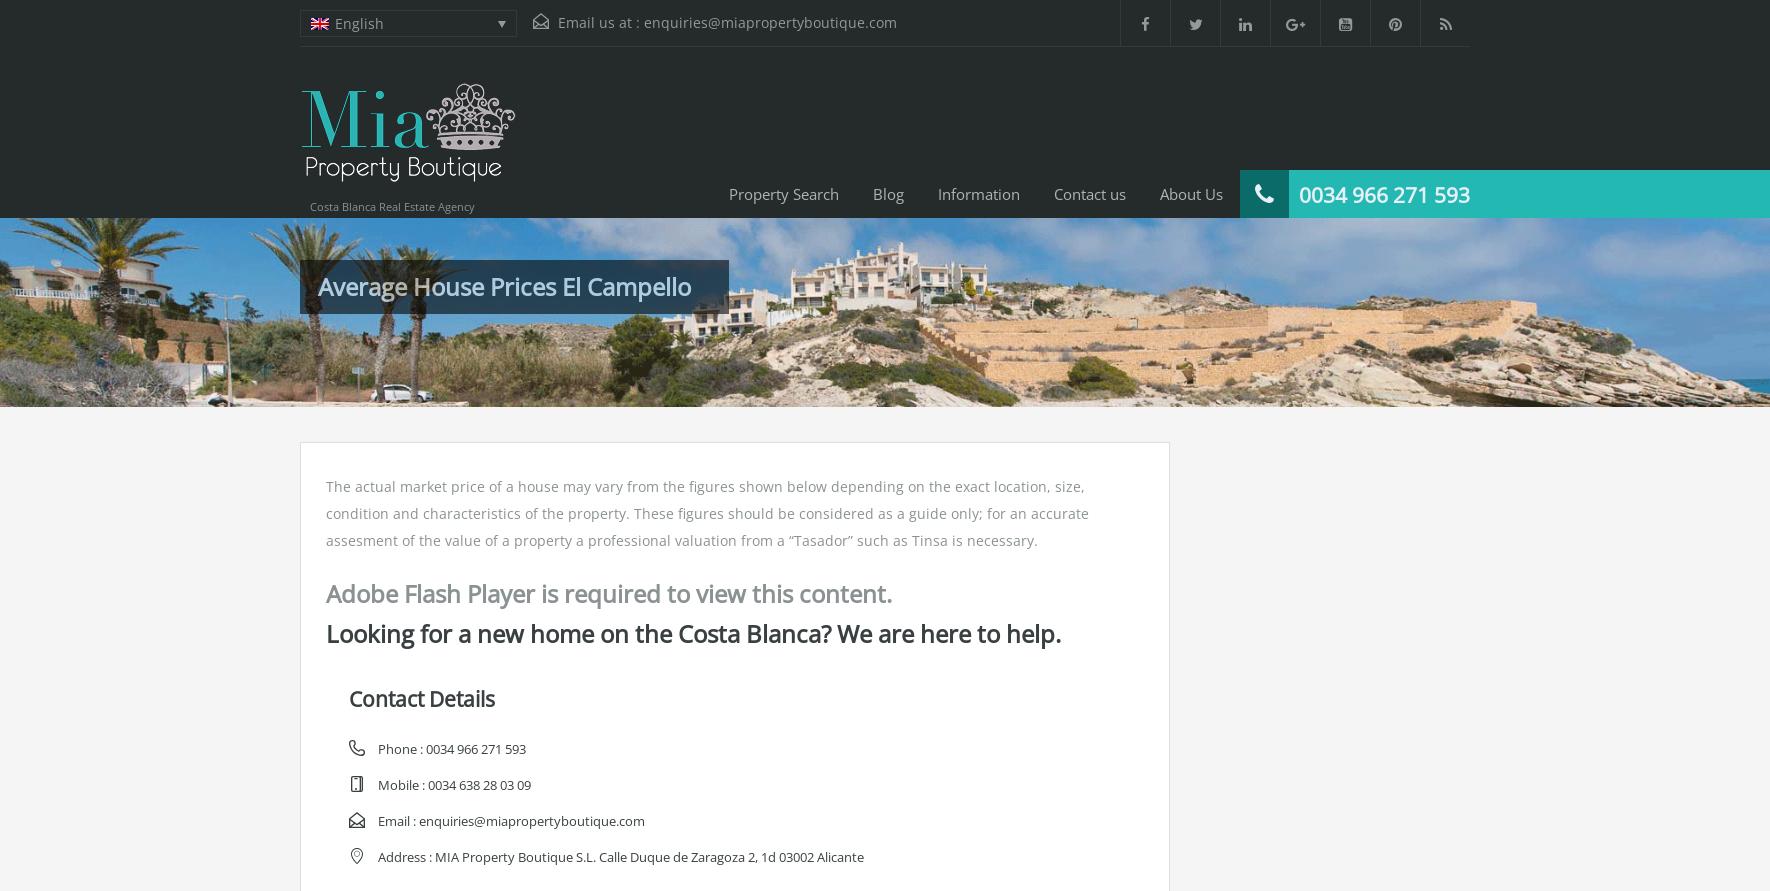  What do you see at coordinates (357, 23) in the screenshot?
I see `'English'` at bounding box center [357, 23].